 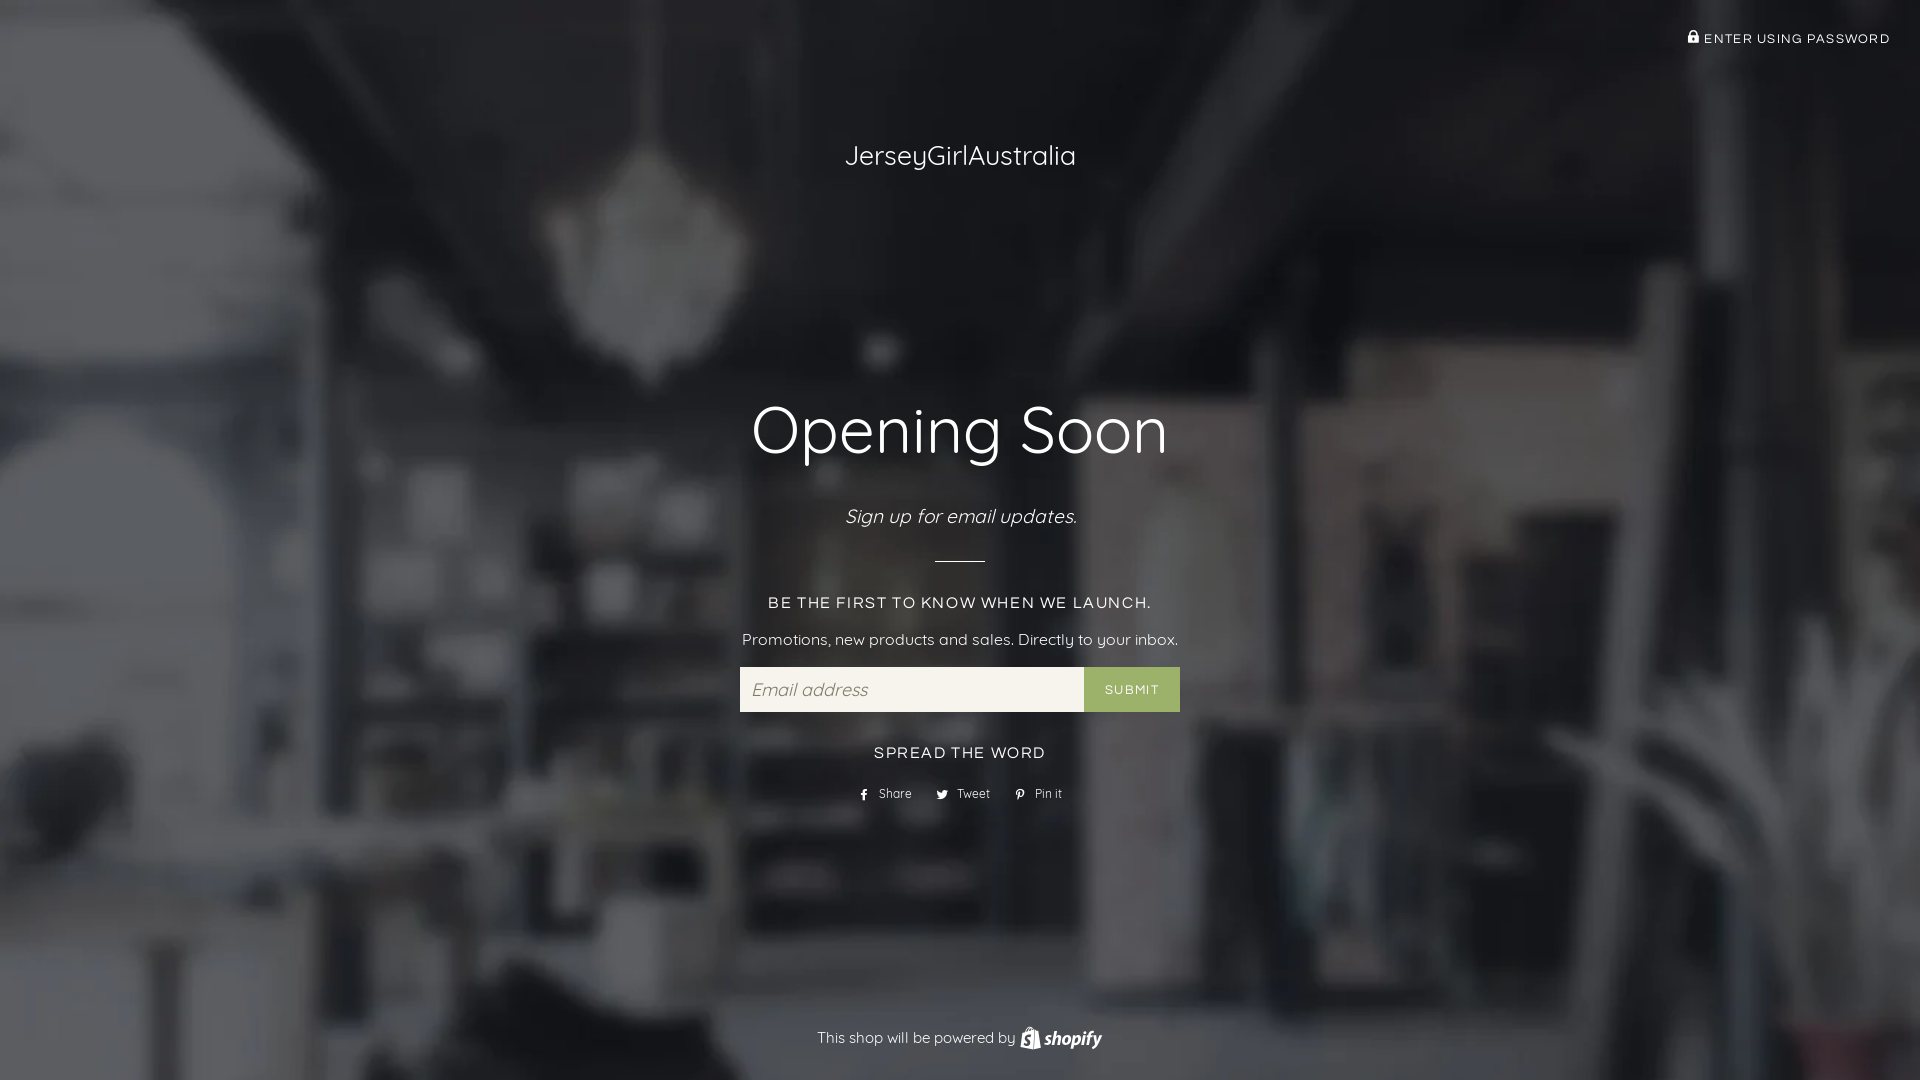 I want to click on 'Share, so click(x=883, y=793).